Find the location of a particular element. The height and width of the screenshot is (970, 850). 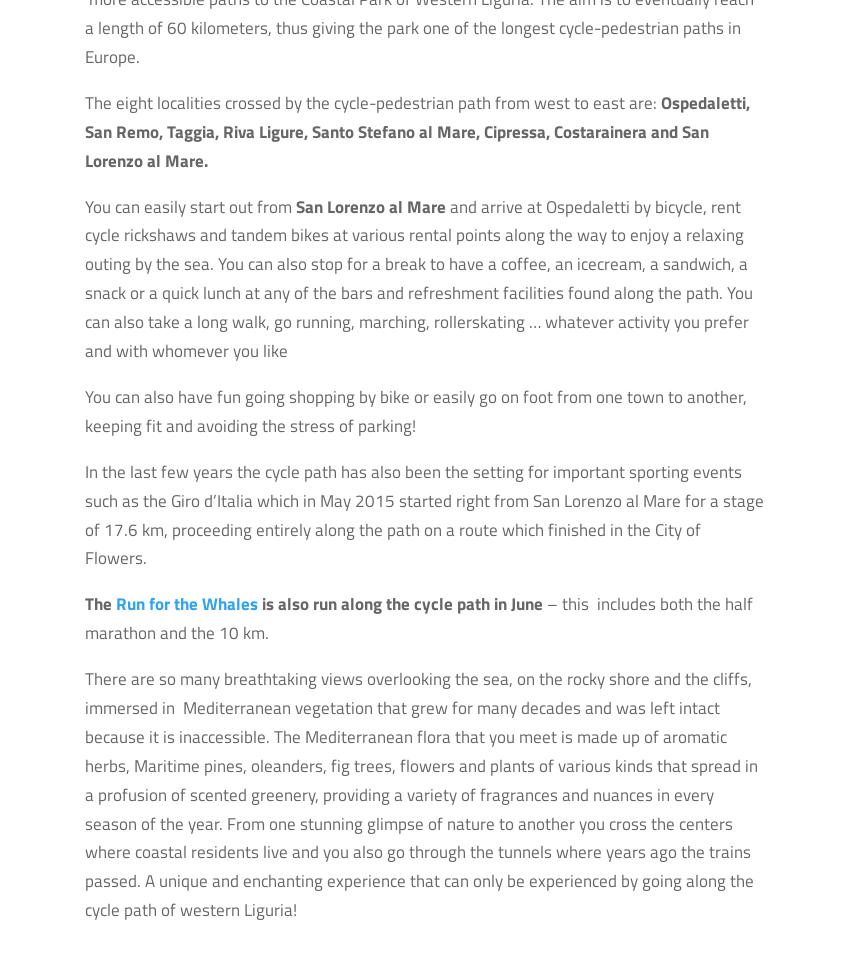

'You can also have fun going shopping by bike or easily go on foot from one town to another, keeping fit and avoiding the stress of parking!' is located at coordinates (415, 410).